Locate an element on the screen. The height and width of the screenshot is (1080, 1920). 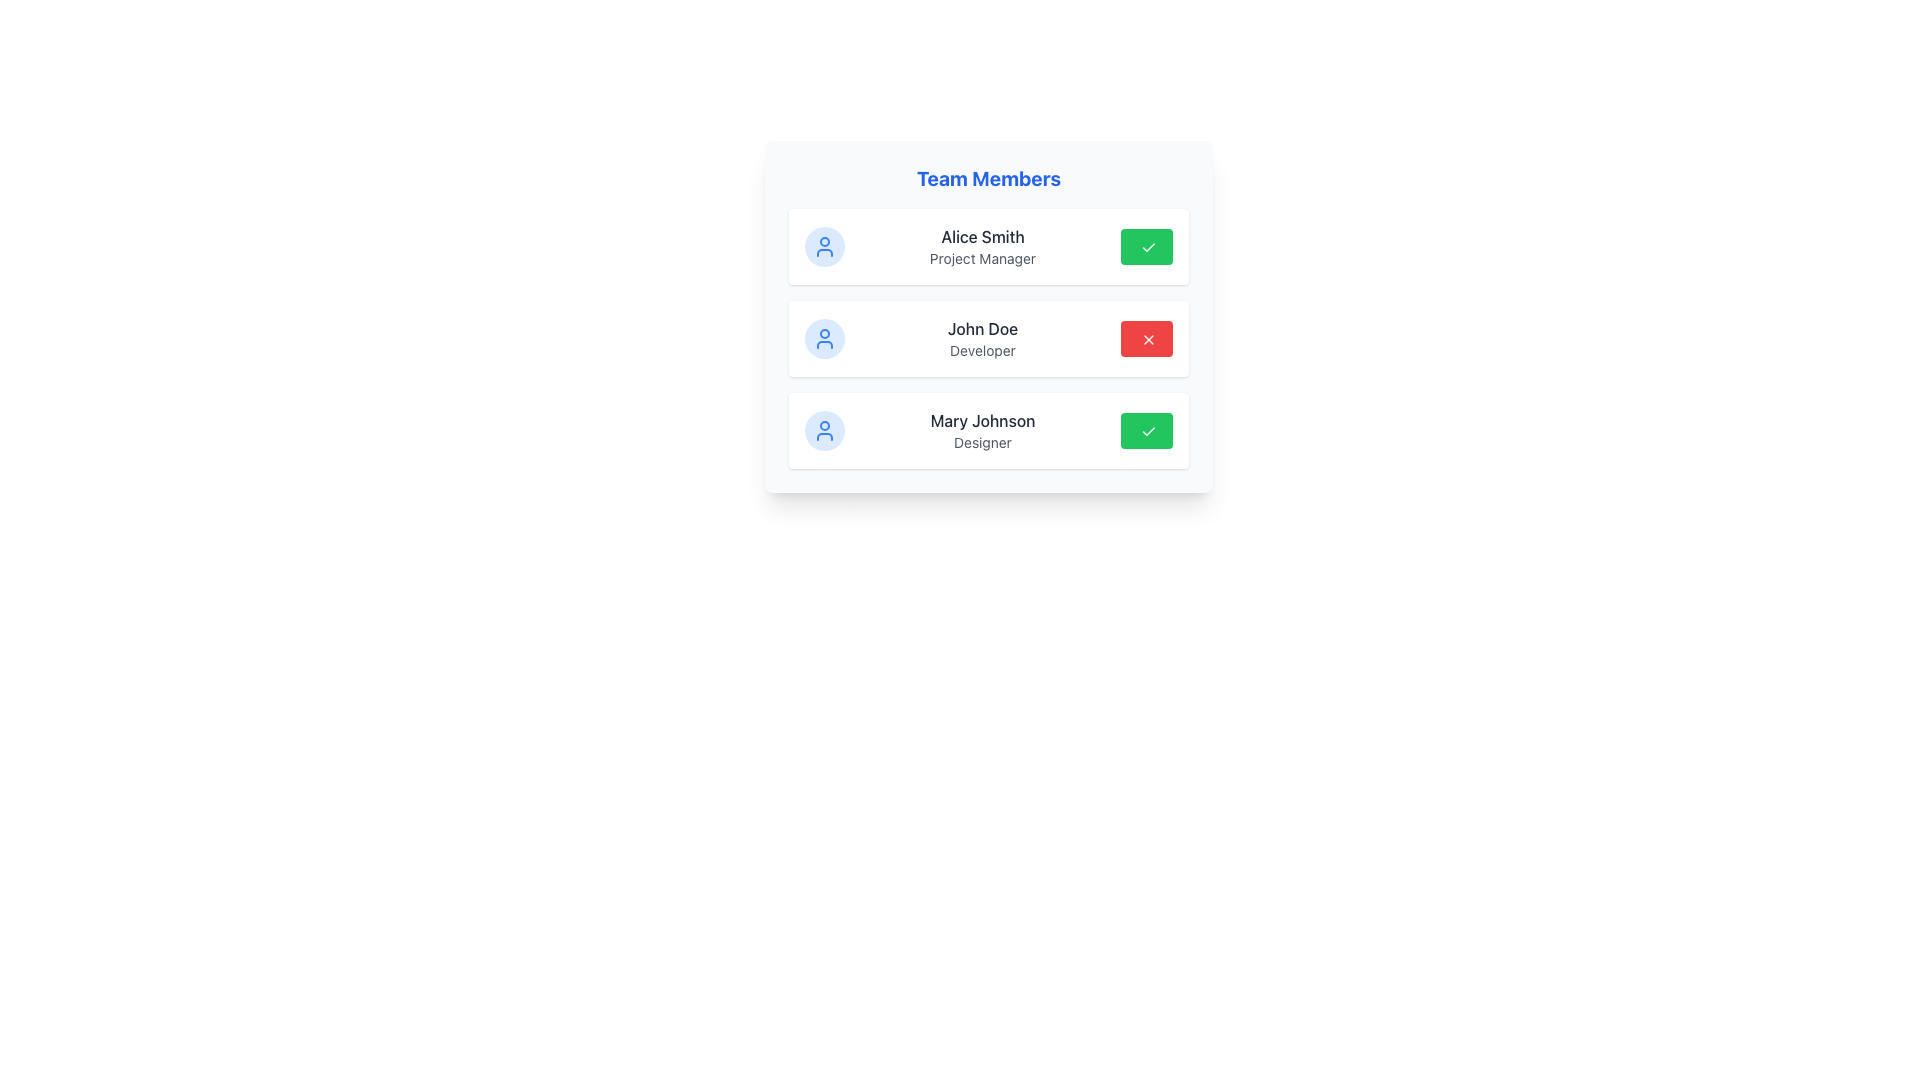
the text label that indicates the role 'Developer' of the individual 'John Doe' in the middle entry of the 'Team Members' list is located at coordinates (983, 350).